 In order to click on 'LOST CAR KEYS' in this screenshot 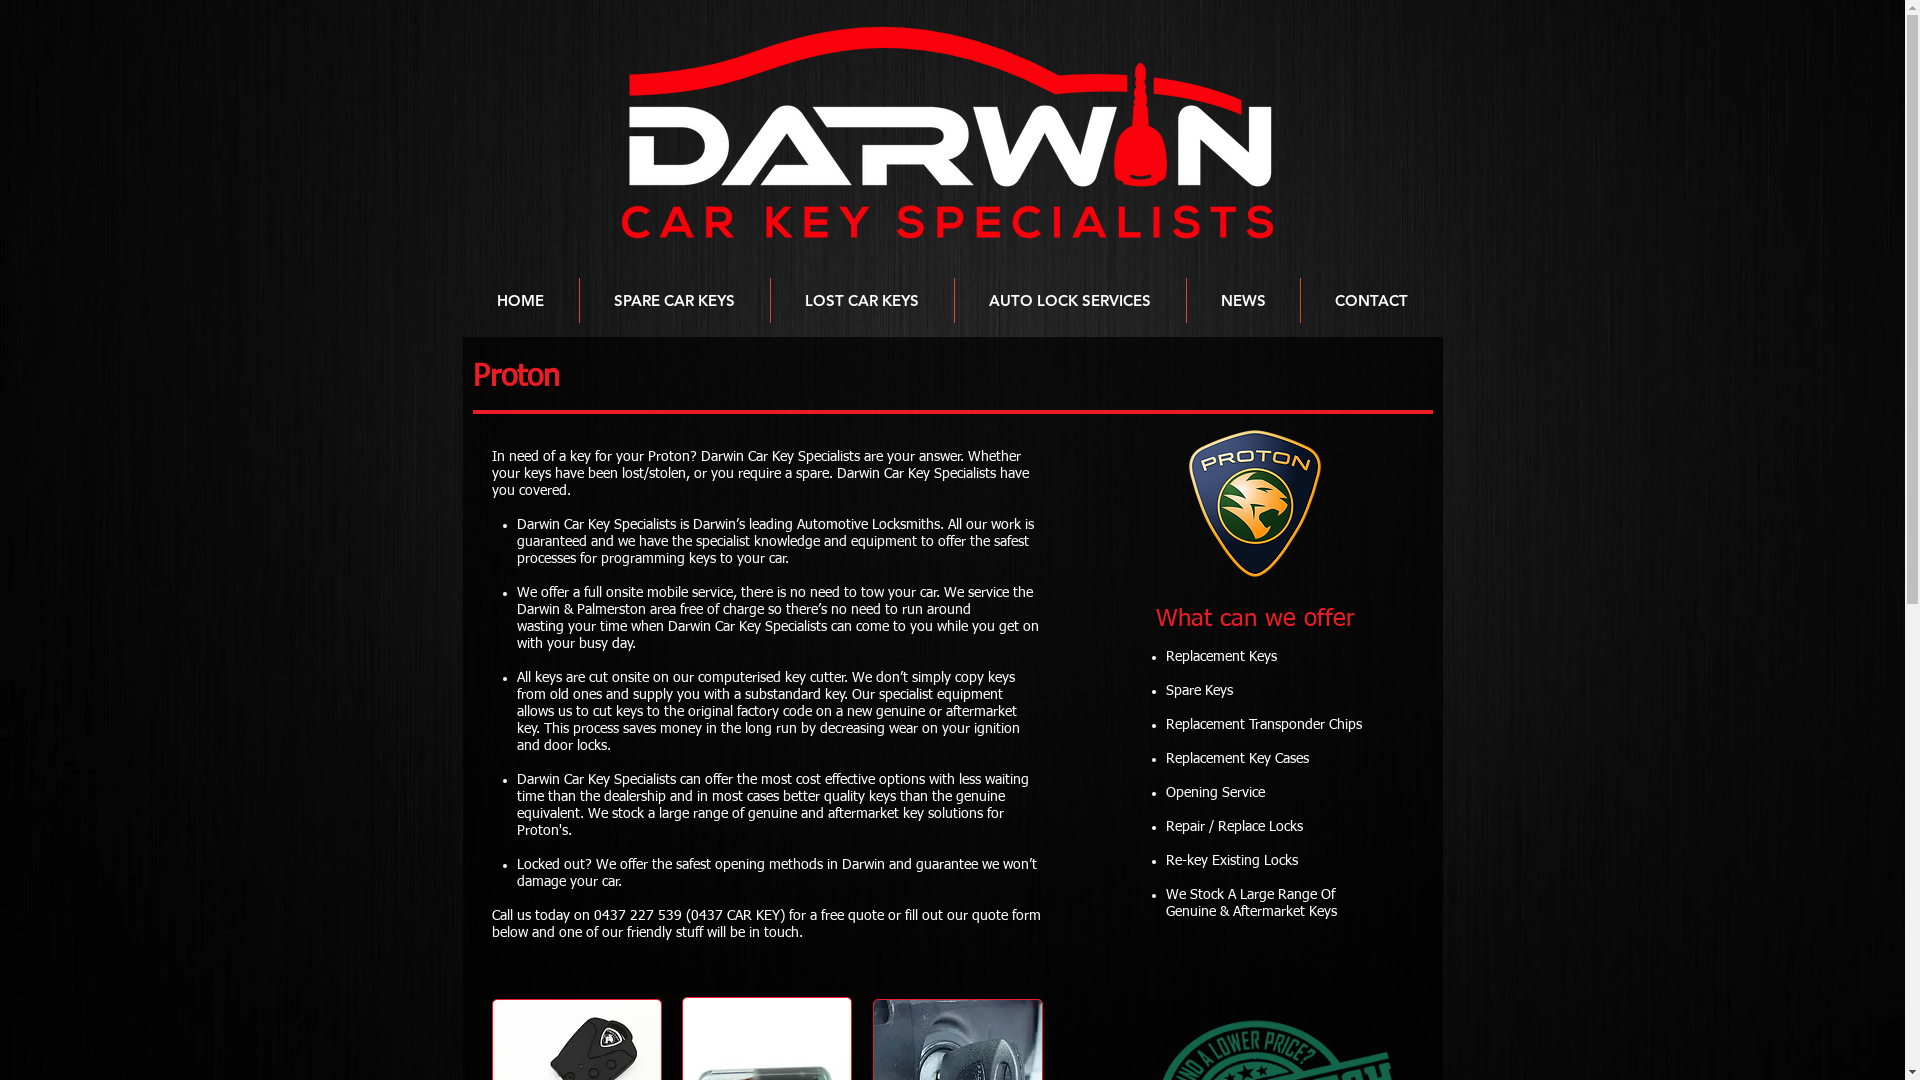, I will do `click(768, 300)`.